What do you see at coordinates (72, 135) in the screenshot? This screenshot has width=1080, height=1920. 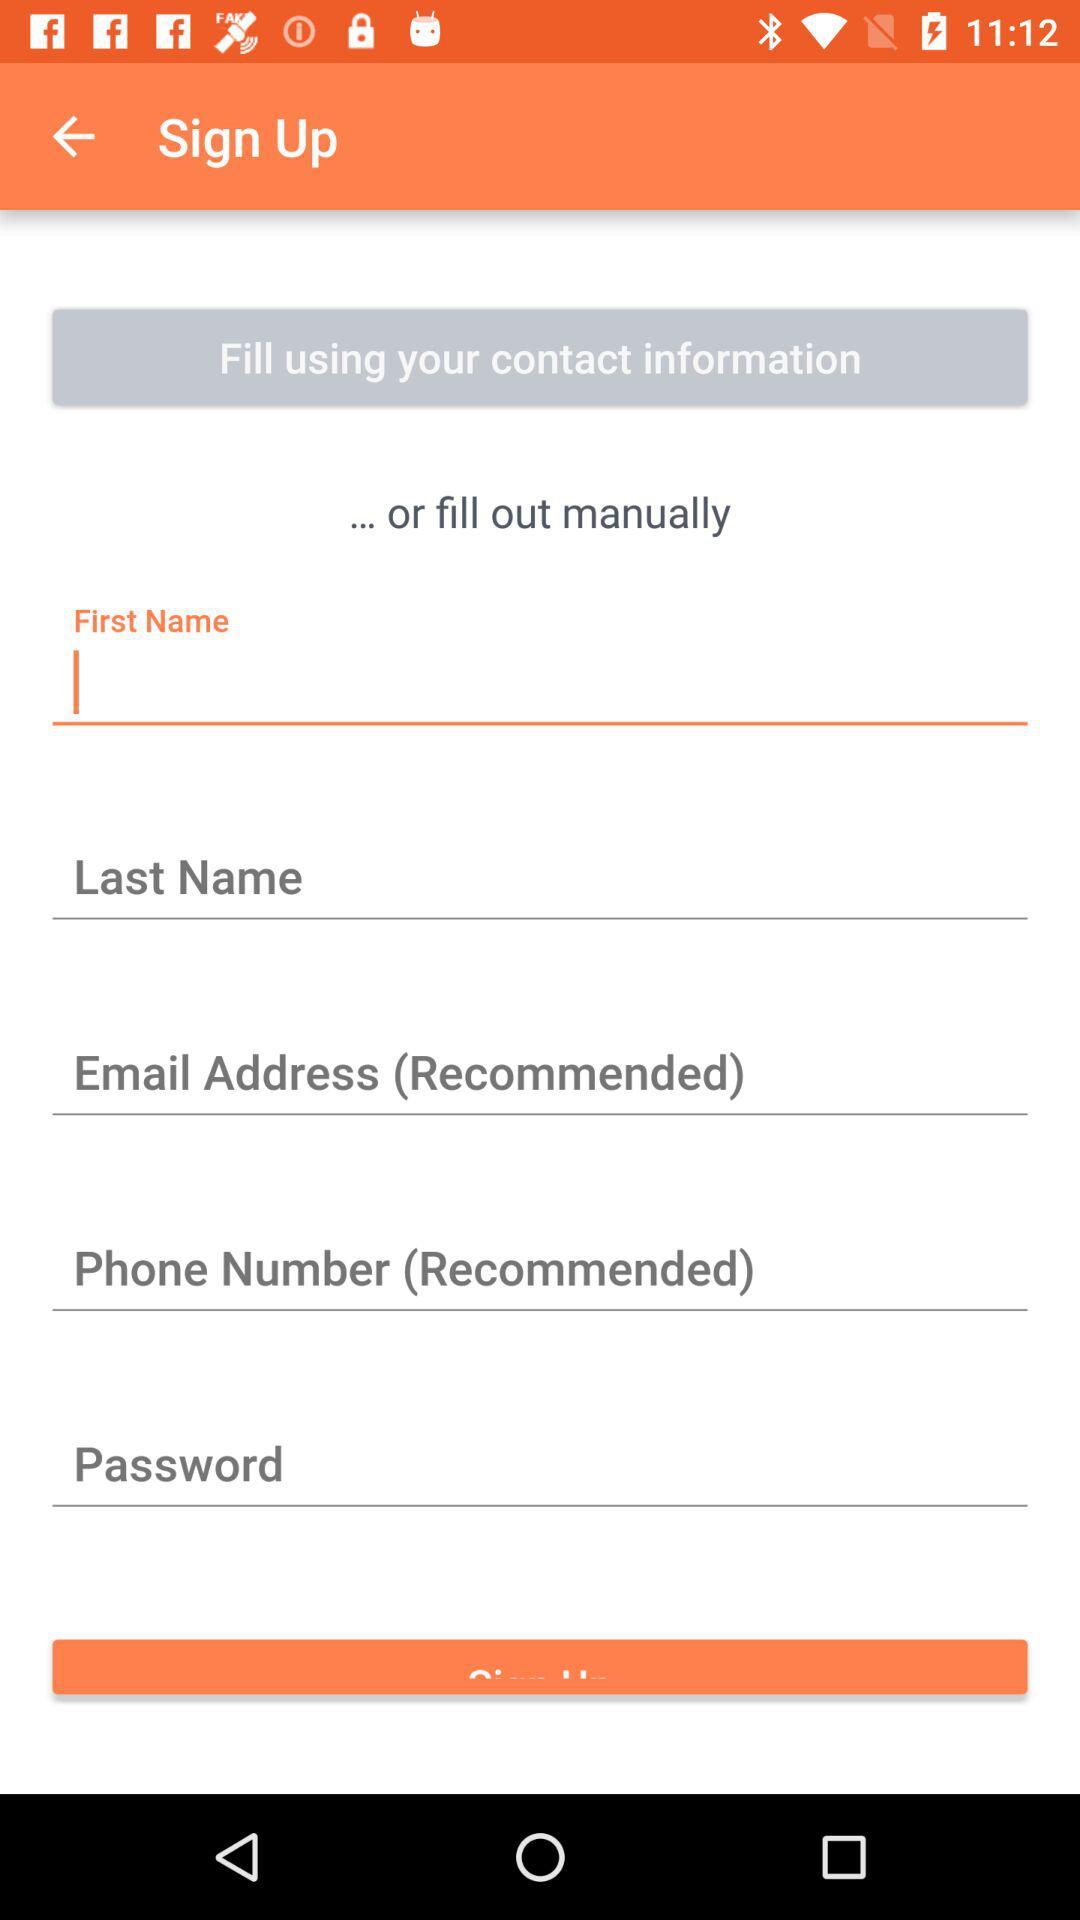 I see `the item above the fill using your icon` at bounding box center [72, 135].